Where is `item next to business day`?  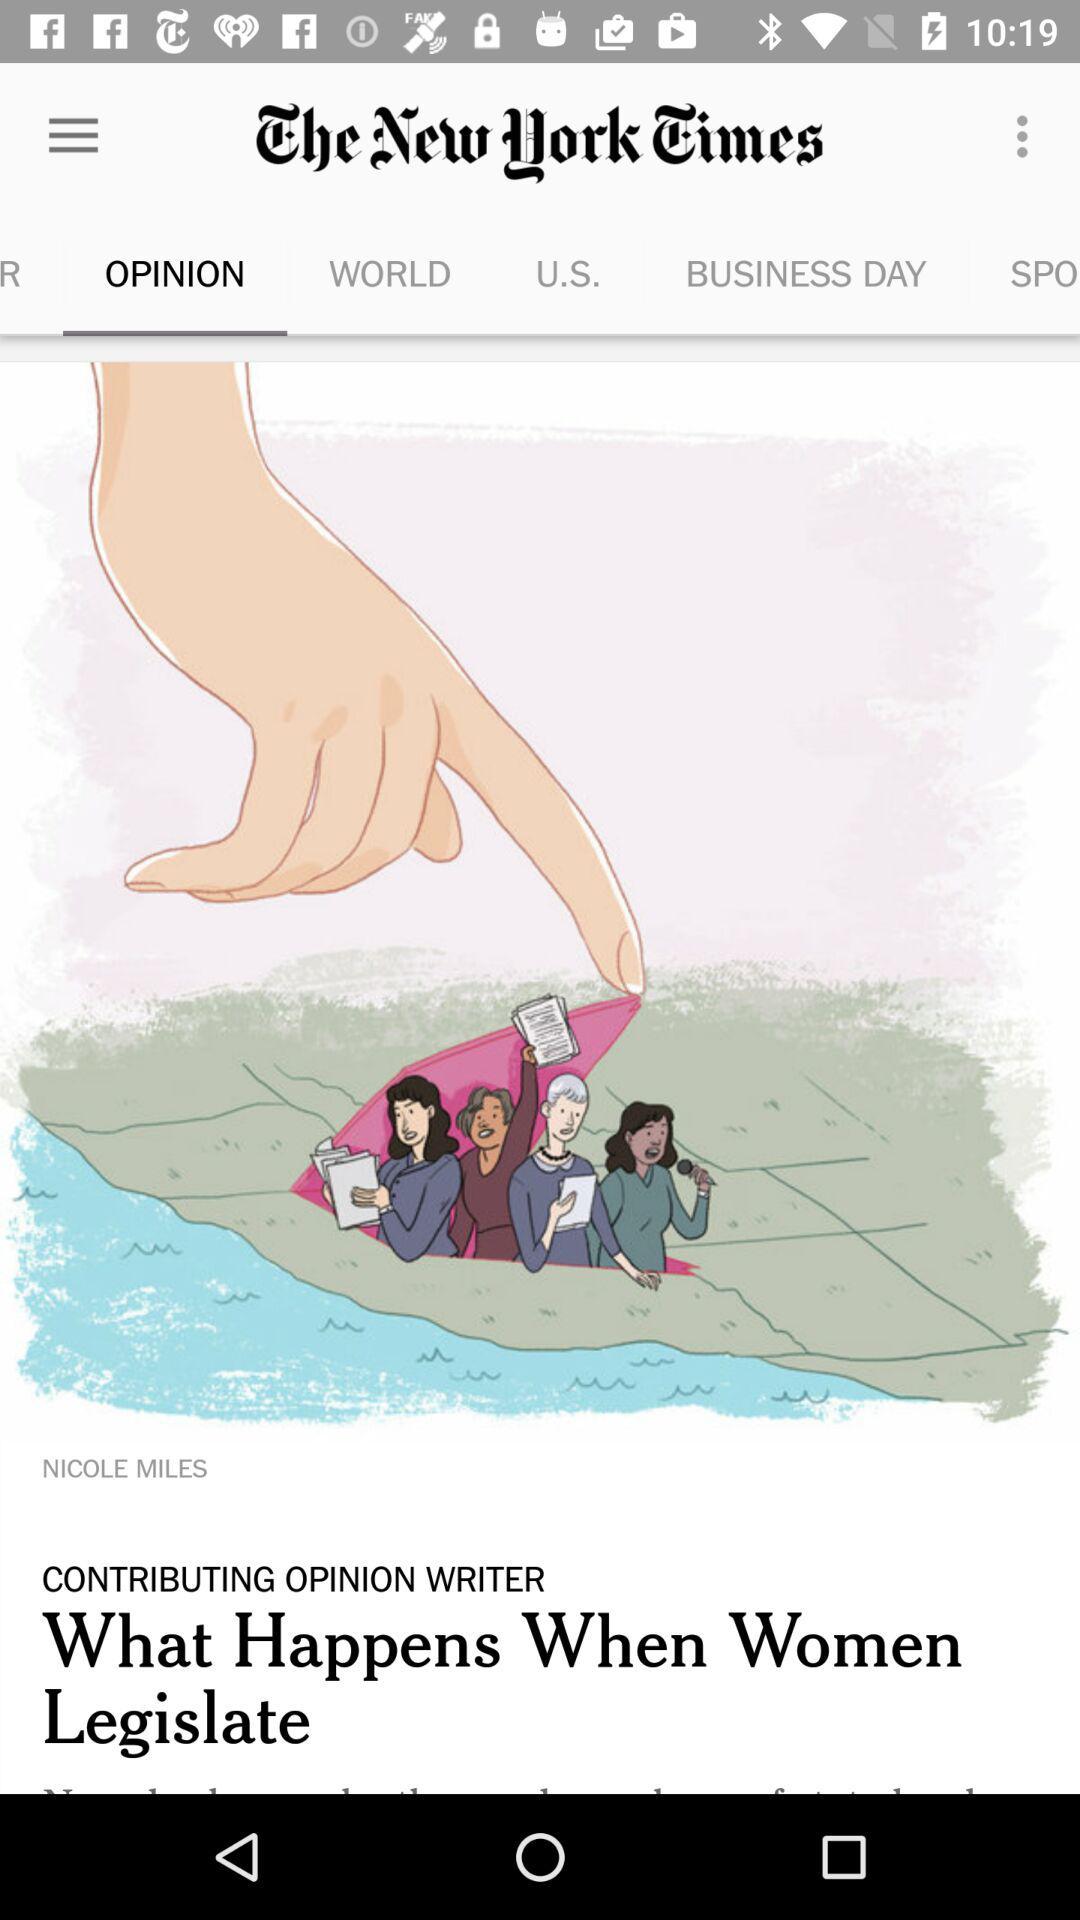
item next to business day is located at coordinates (1027, 135).